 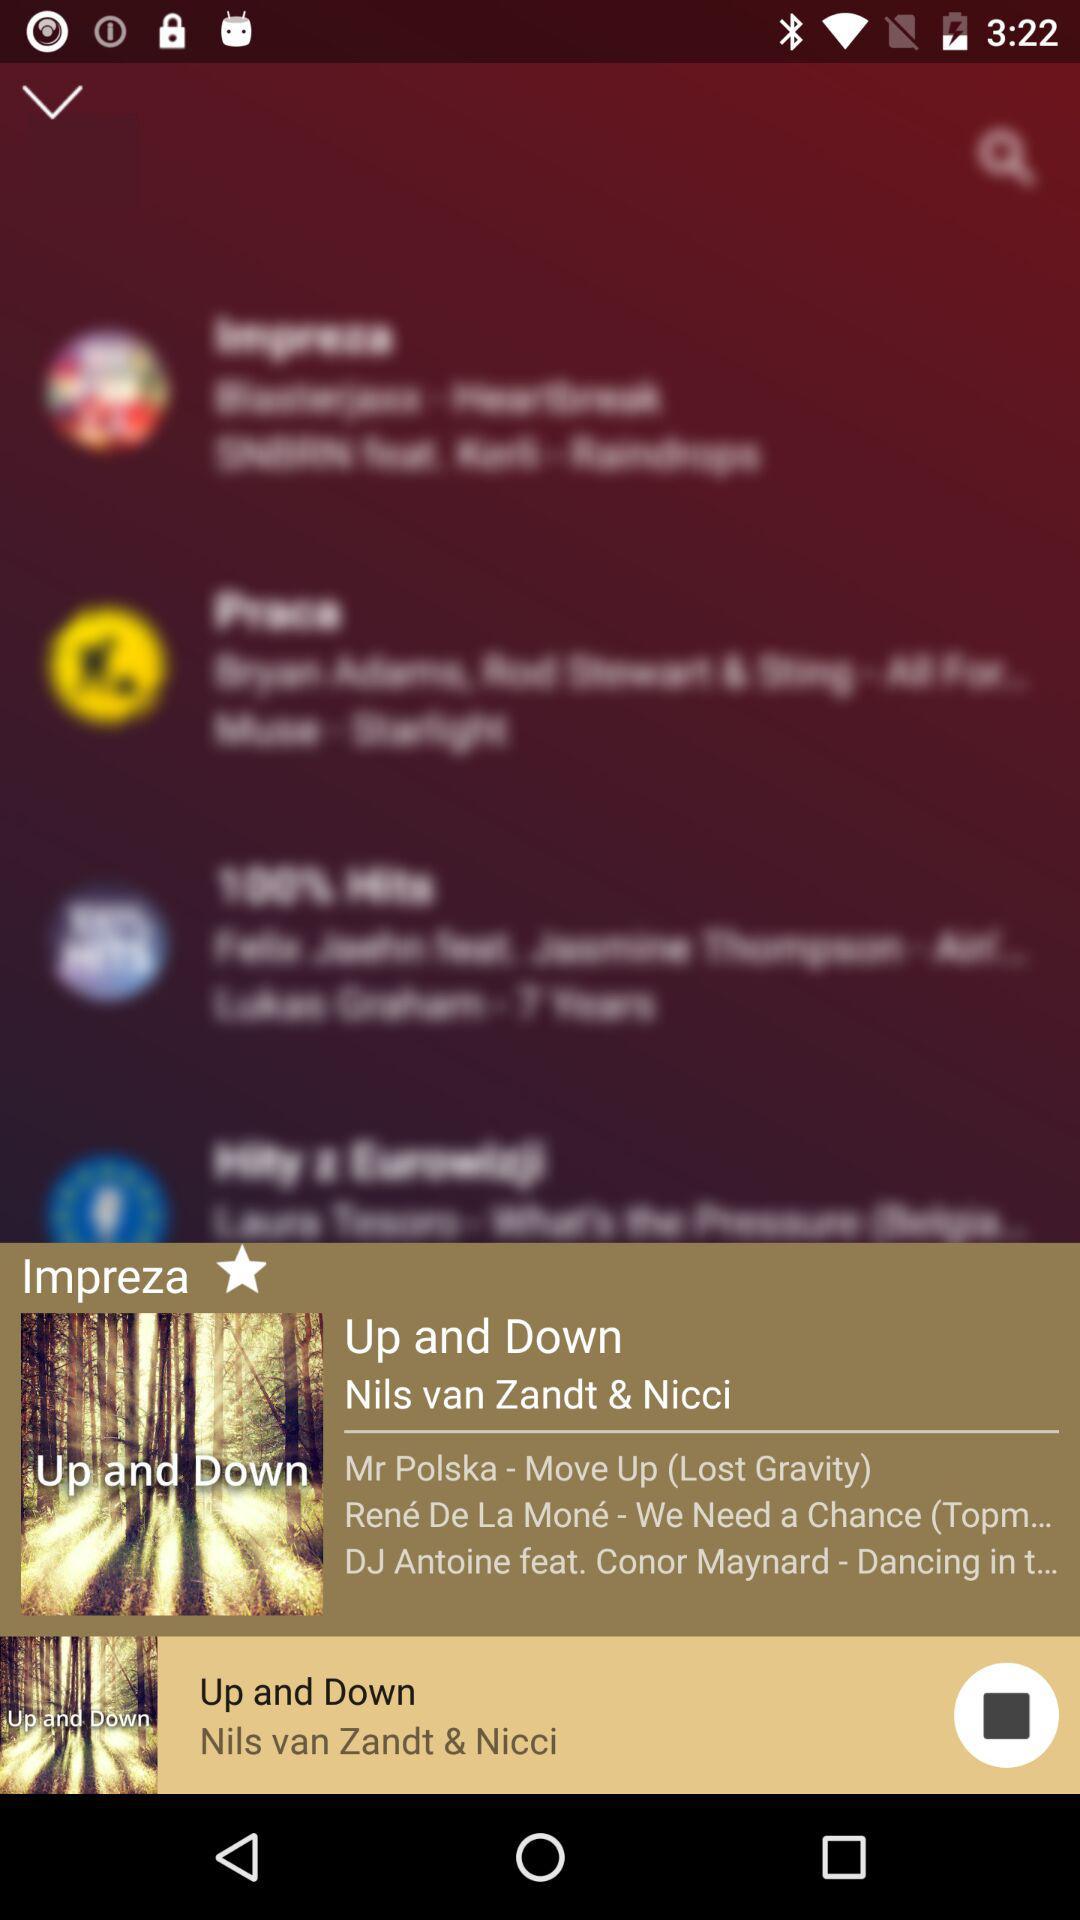 What do you see at coordinates (1006, 1714) in the screenshot?
I see `right corner symbol at the botteom` at bounding box center [1006, 1714].